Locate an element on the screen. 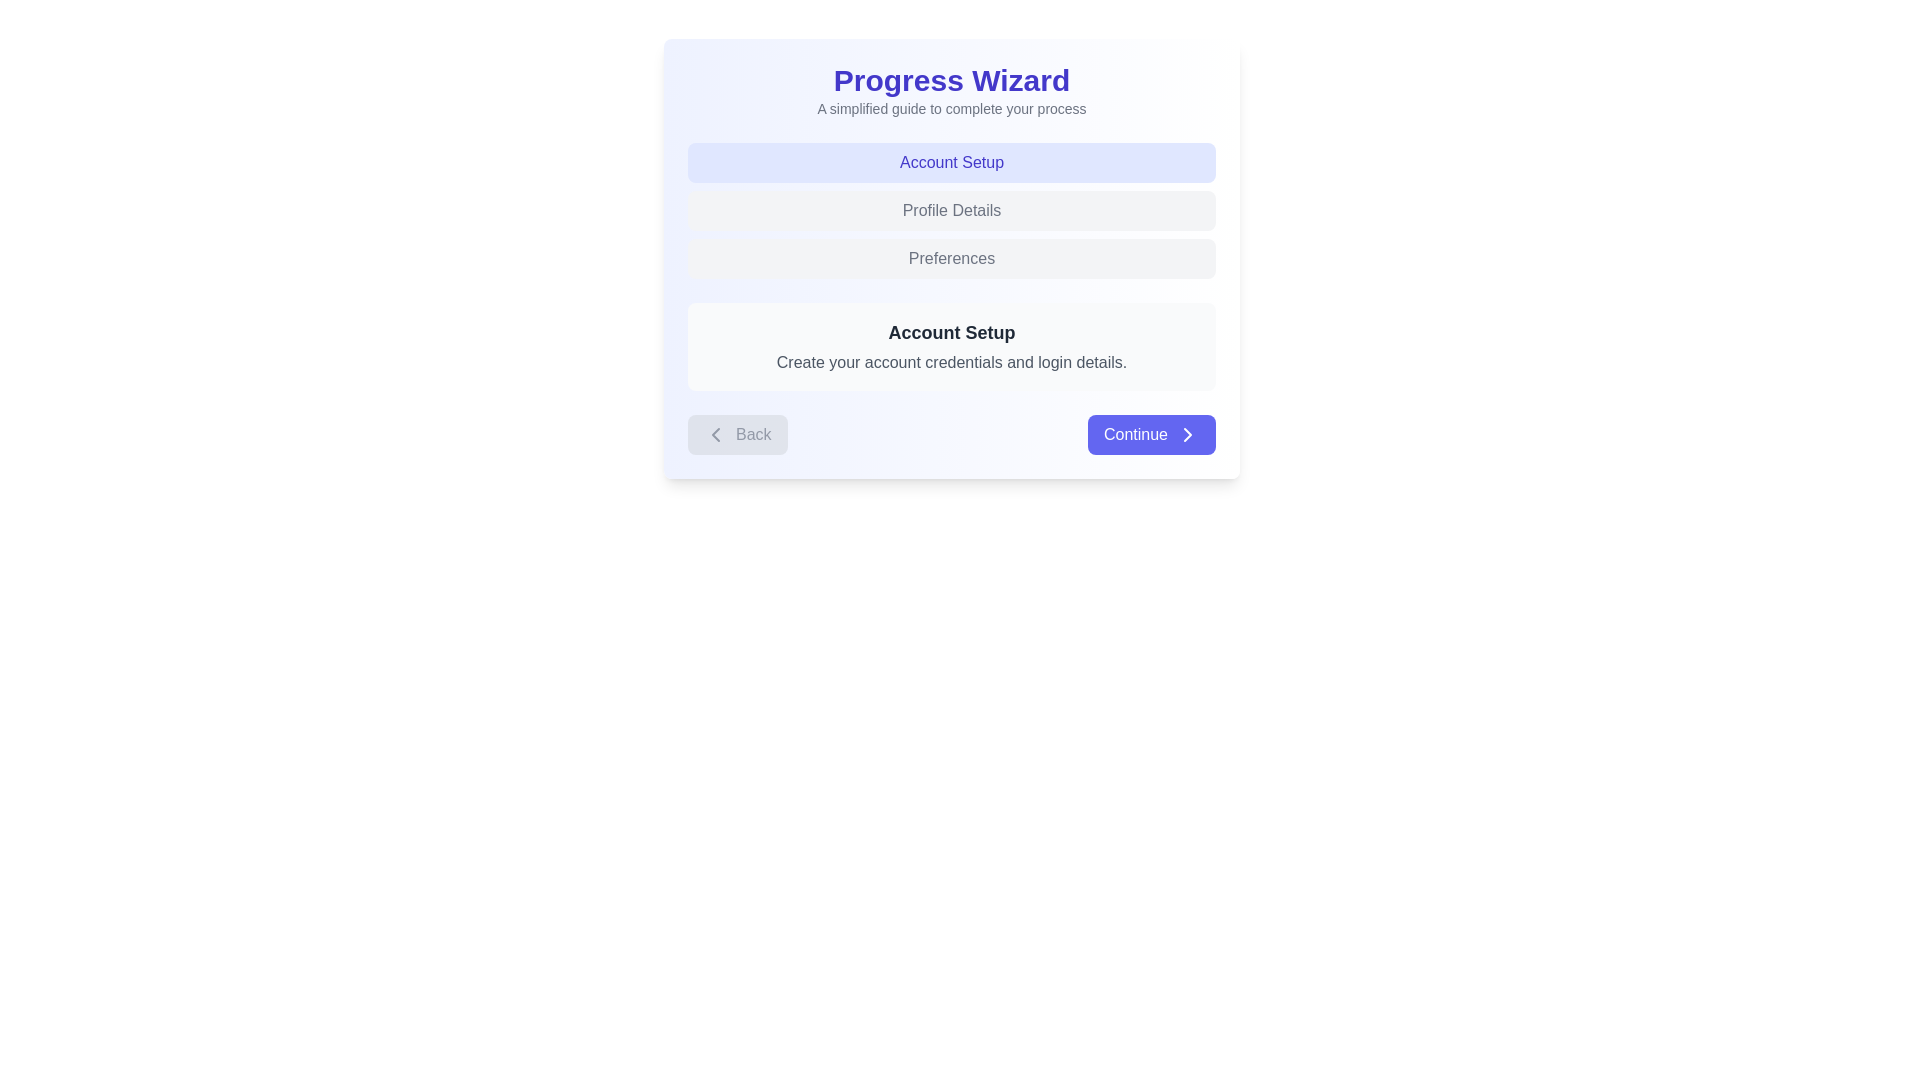 Image resolution: width=1920 pixels, height=1080 pixels. the rectangular 'Back' button with a gray background and rounded corners is located at coordinates (736, 434).